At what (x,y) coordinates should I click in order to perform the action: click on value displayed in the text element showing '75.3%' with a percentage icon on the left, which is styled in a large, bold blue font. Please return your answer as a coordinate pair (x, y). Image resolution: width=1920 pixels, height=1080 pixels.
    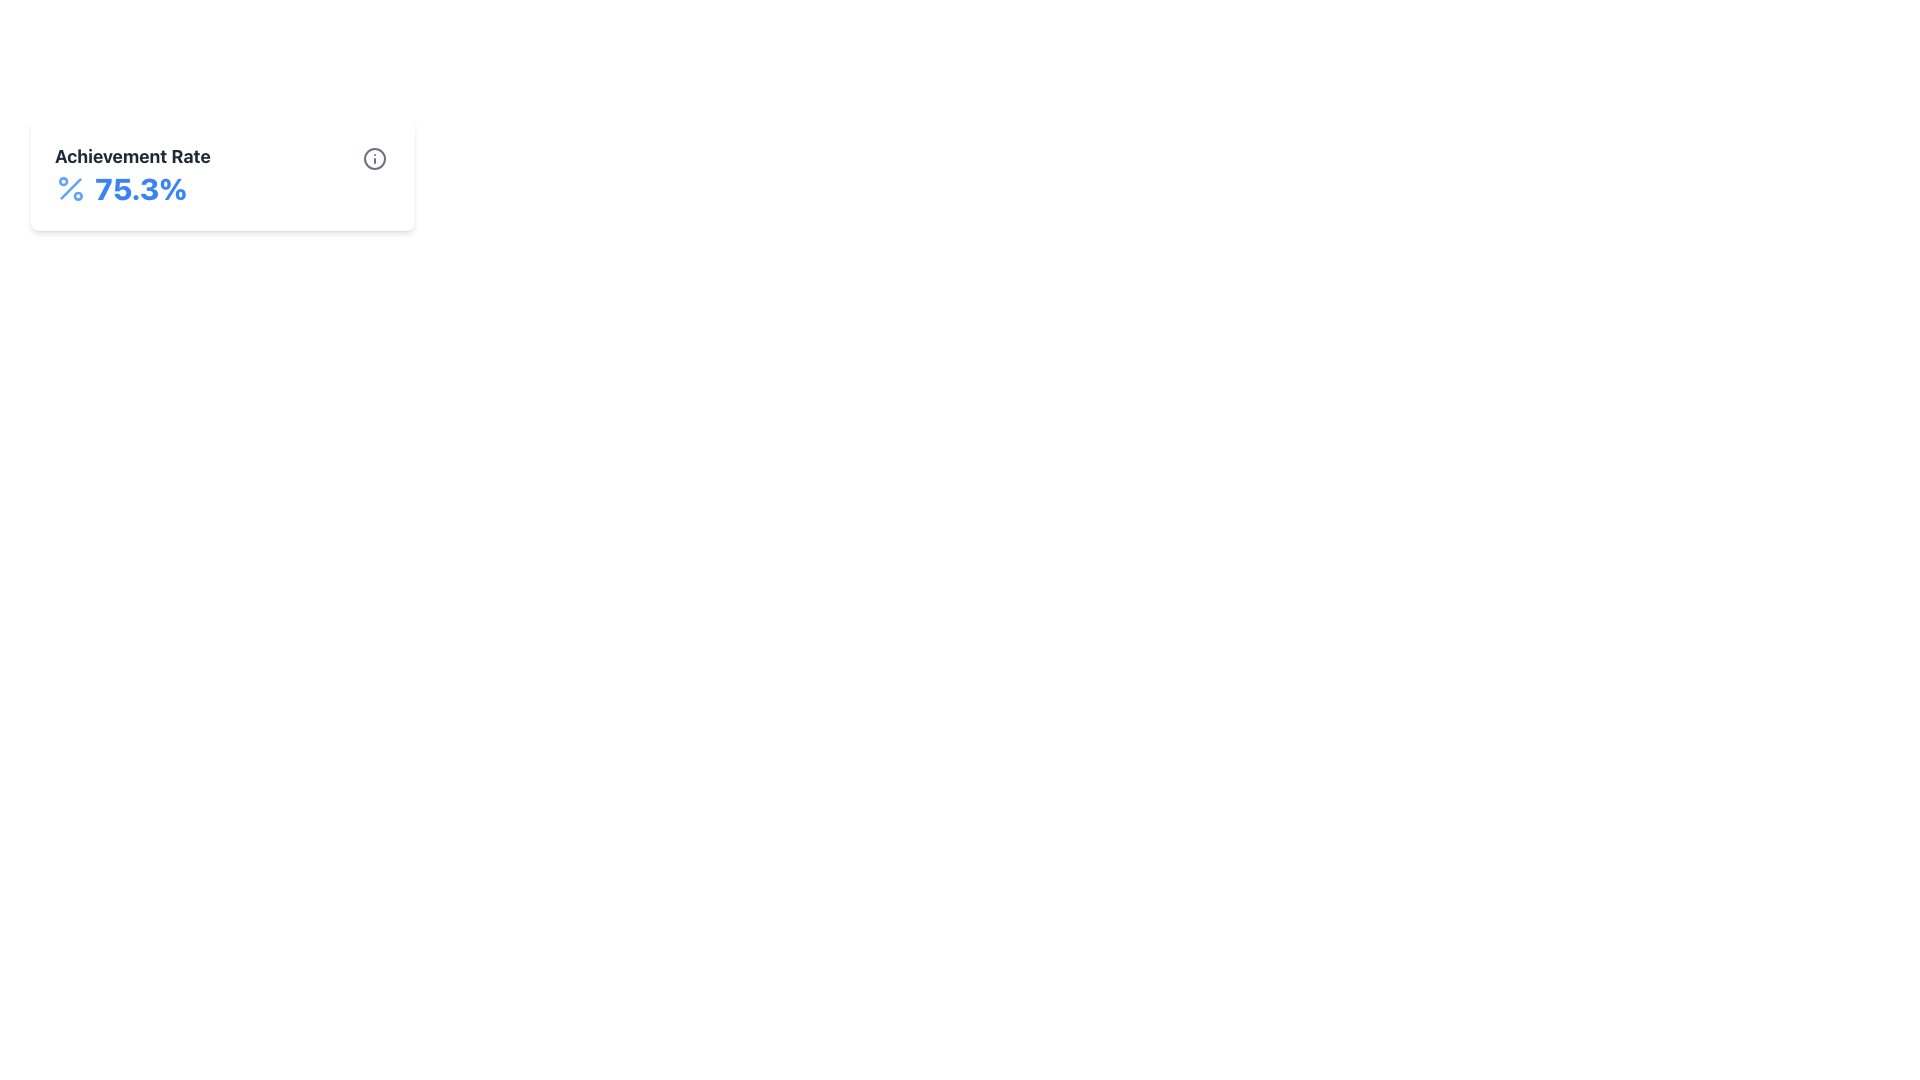
    Looking at the image, I should click on (131, 189).